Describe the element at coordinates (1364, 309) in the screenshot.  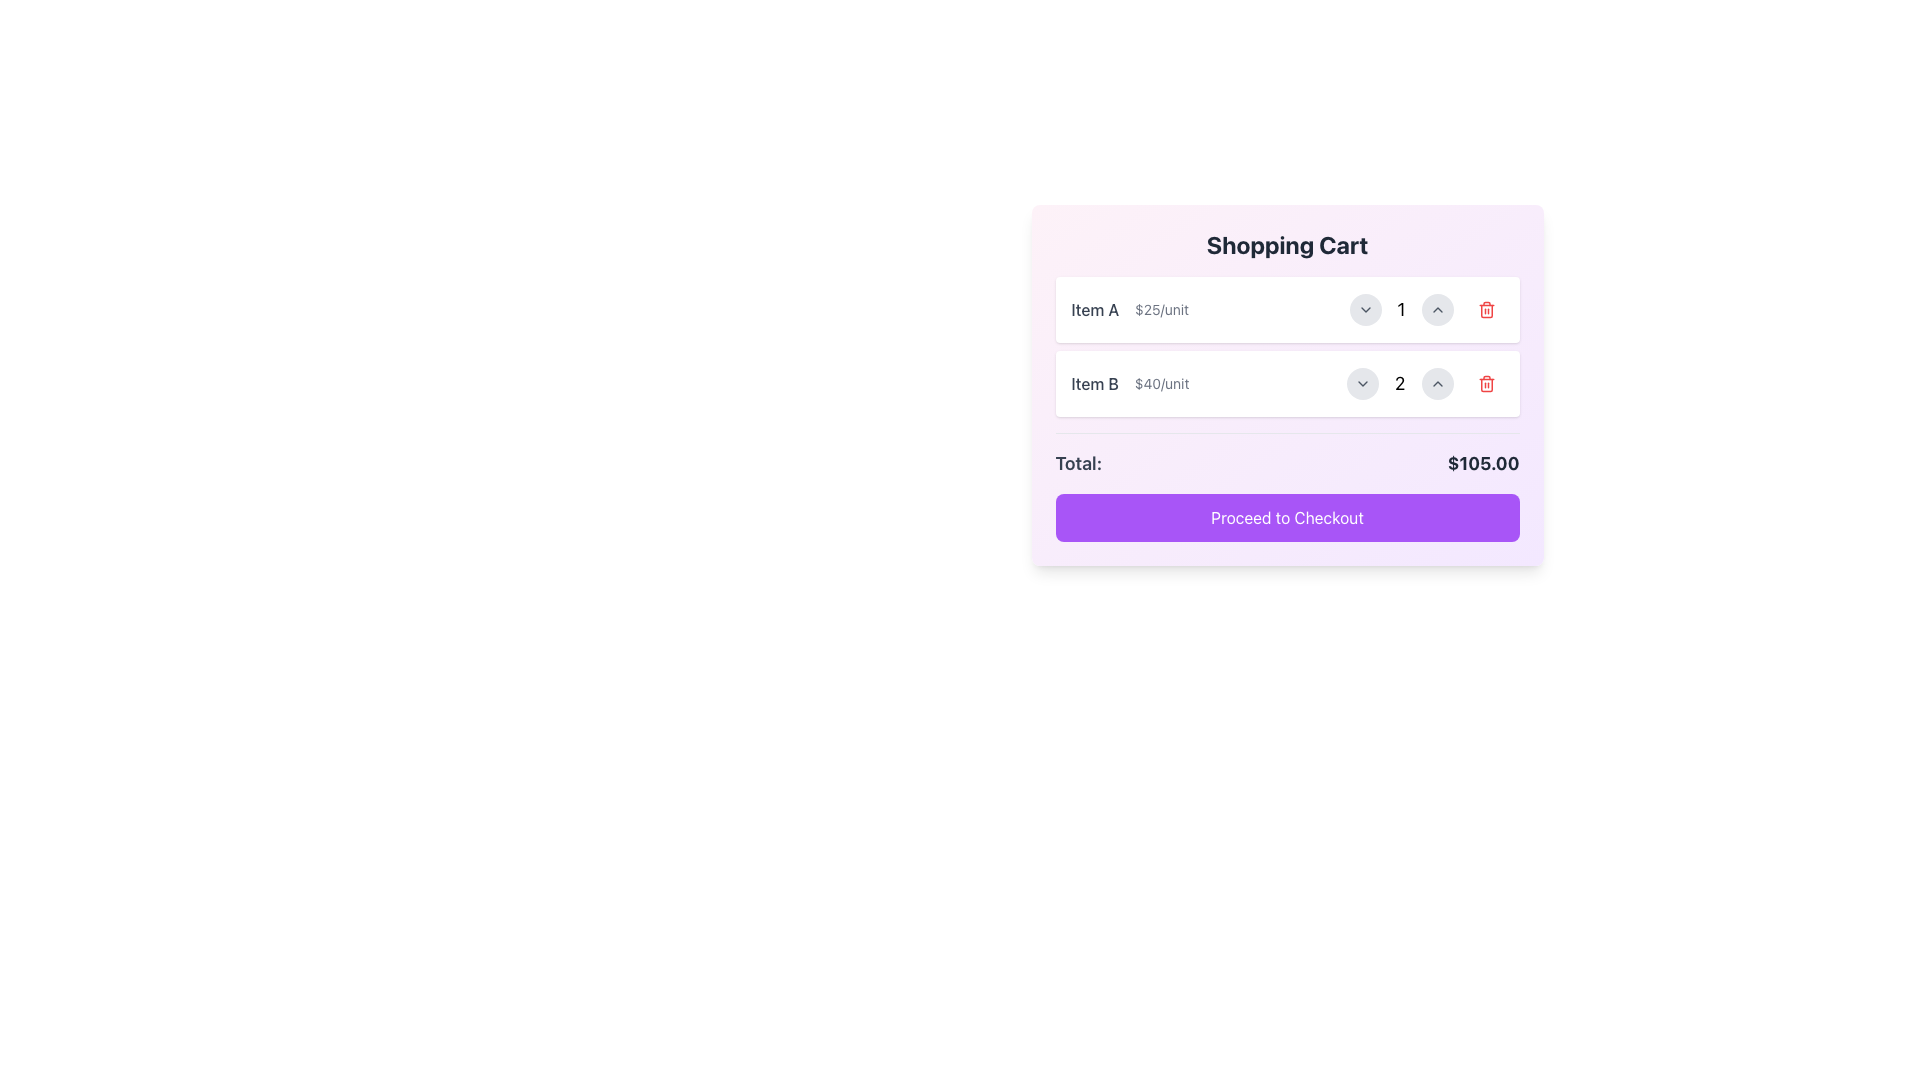
I see `the Dropdown Icon, a downward arrow inside a circular gray button, located to the left of the numeric input for item quantities associated with 'Item B'` at that location.